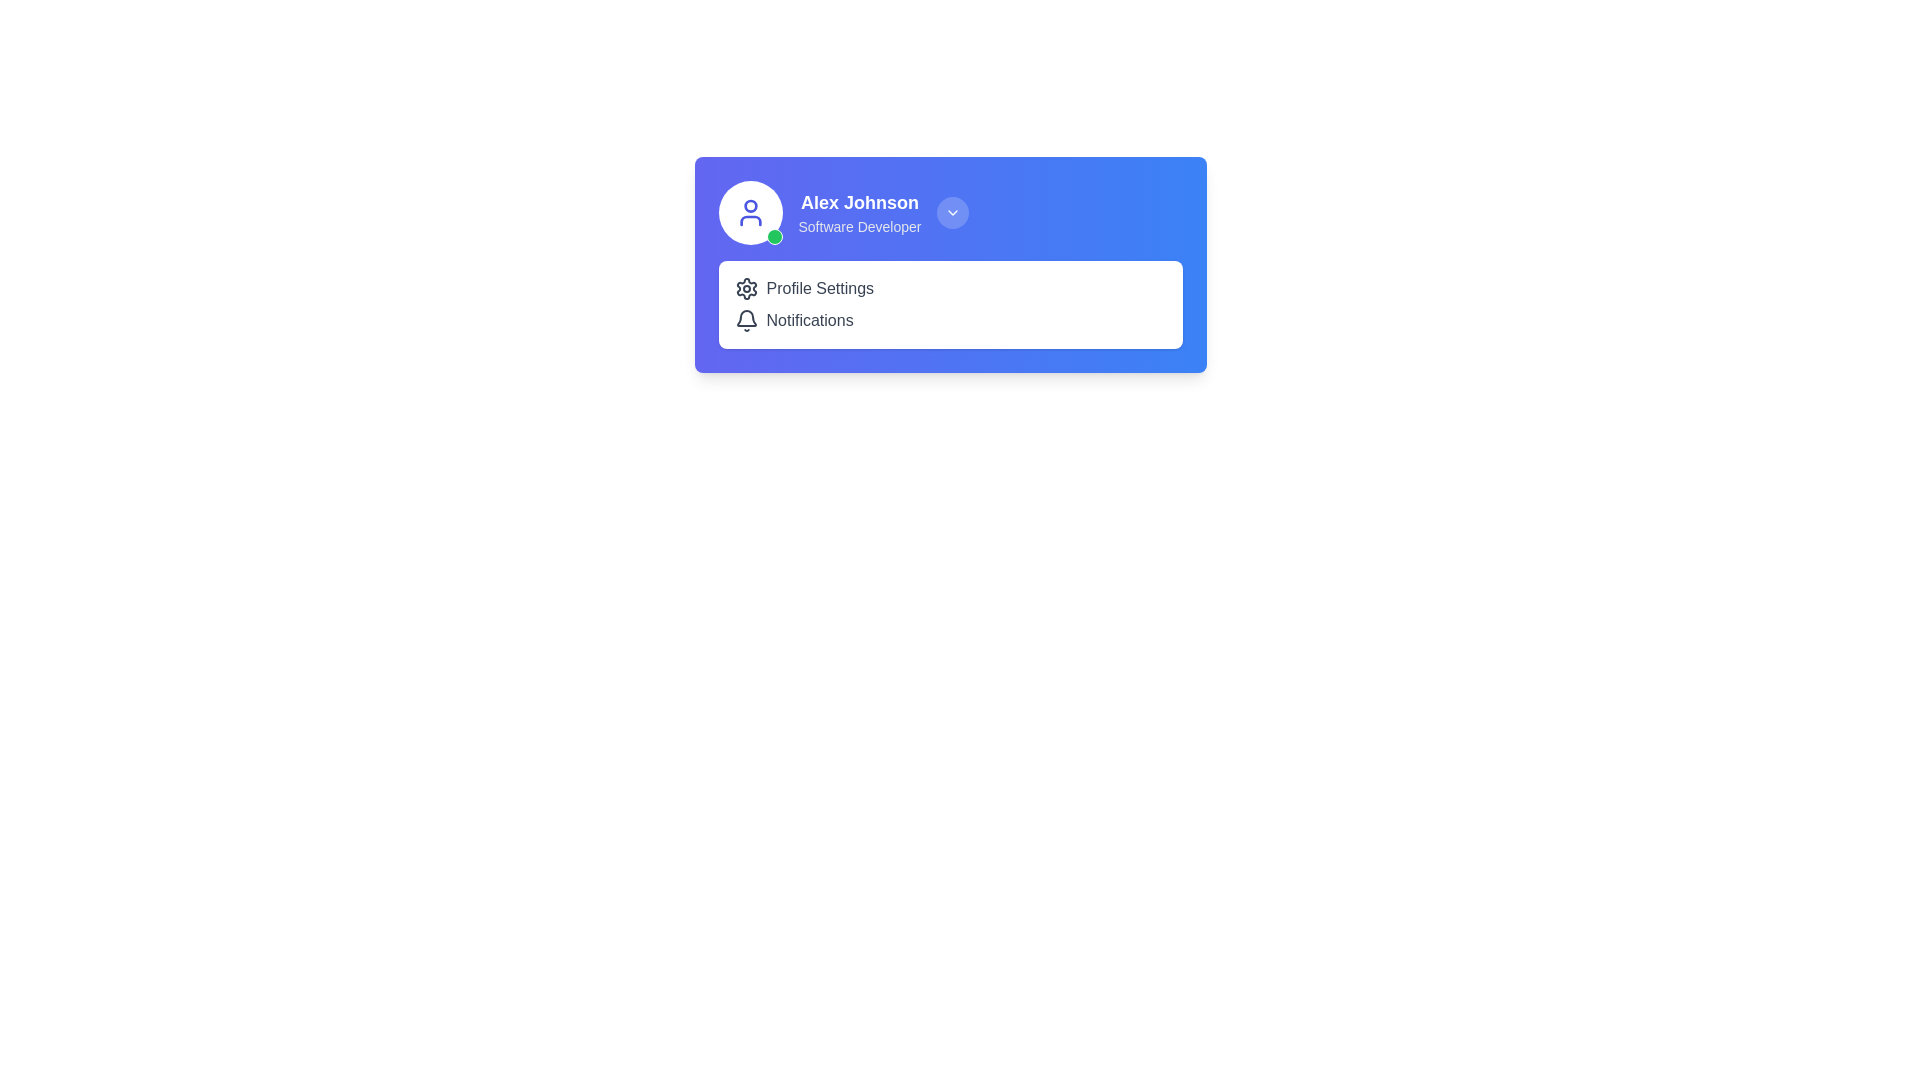 The image size is (1920, 1080). I want to click on the small white circle located inside the avatar icon at the top-left corner of the profile card, which is part of an SVG illustration and positioned in the center of the avatar, so click(749, 206).